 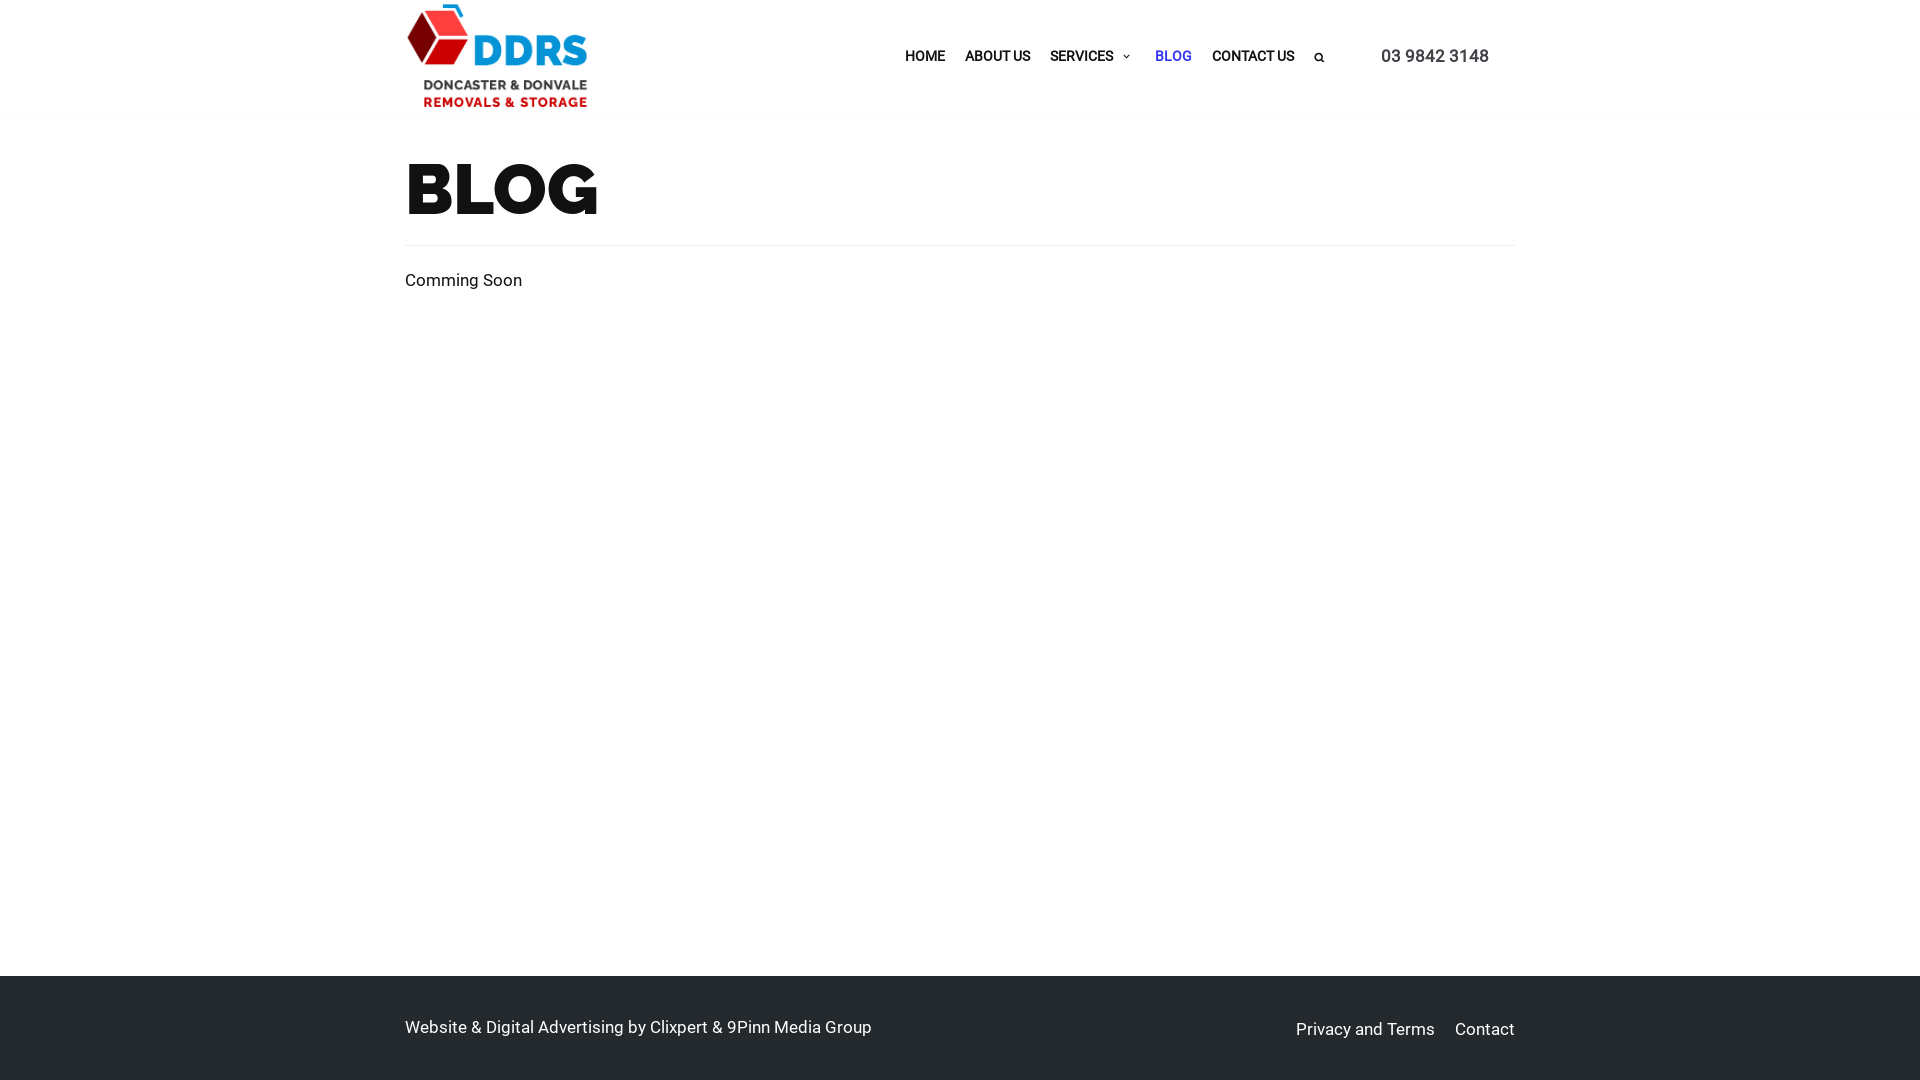 I want to click on 'BLOG', so click(x=1173, y=55).